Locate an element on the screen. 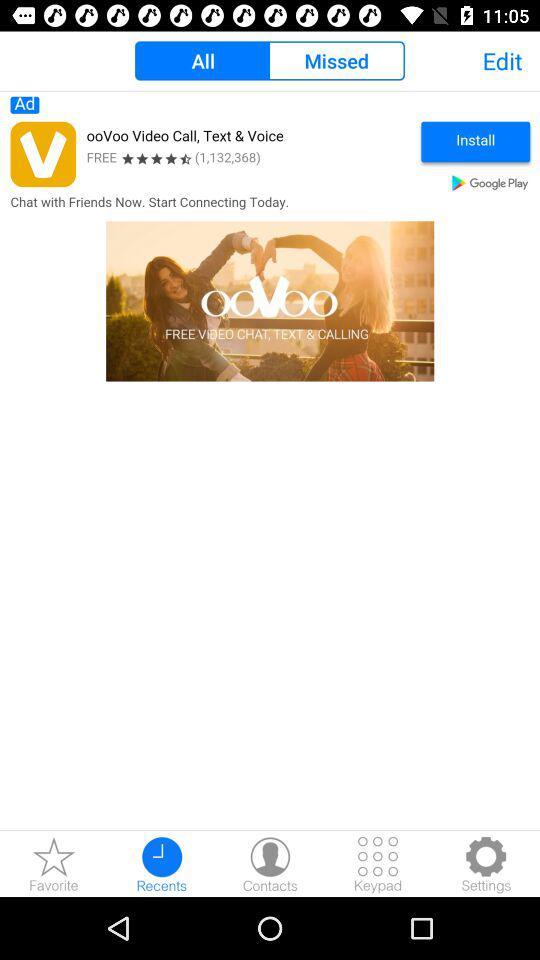 This screenshot has height=960, width=540. the star icon is located at coordinates (54, 863).